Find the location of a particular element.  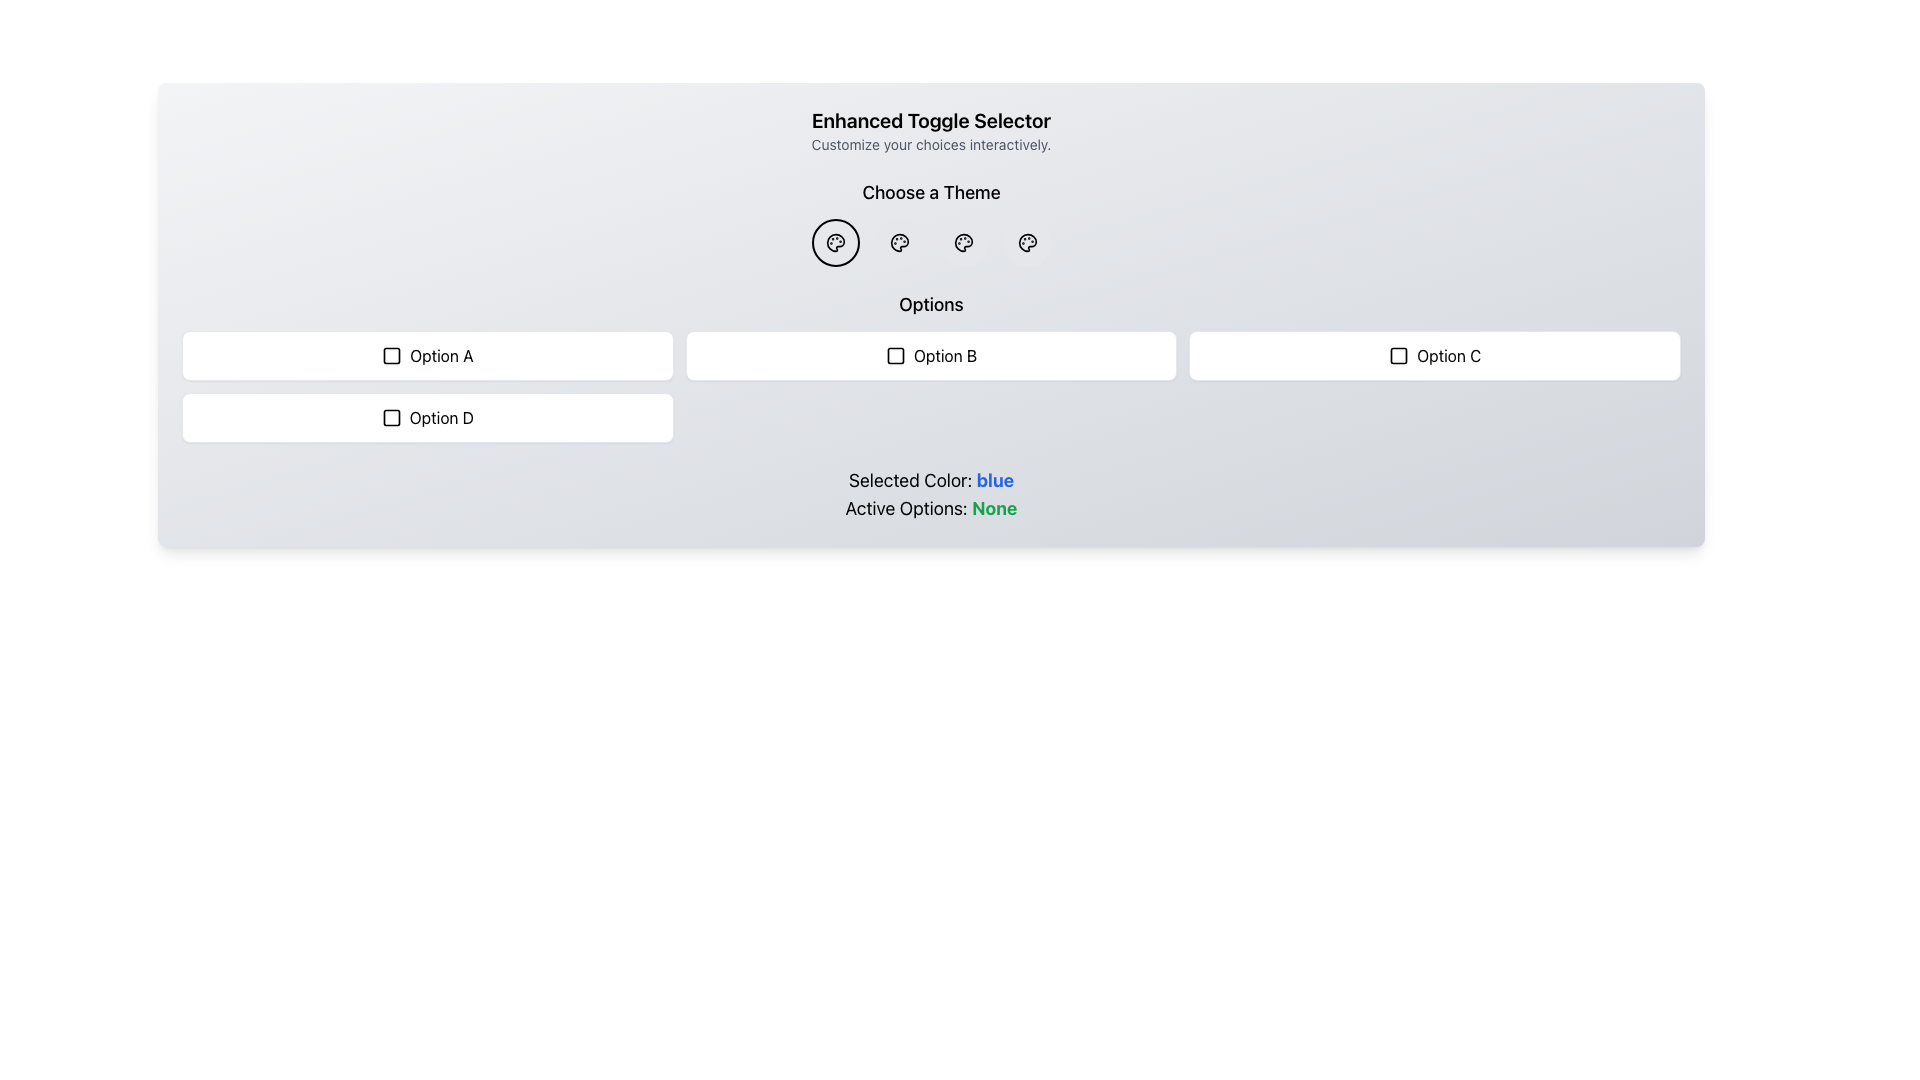

the first button in the row of theme selector buttons is located at coordinates (835, 242).